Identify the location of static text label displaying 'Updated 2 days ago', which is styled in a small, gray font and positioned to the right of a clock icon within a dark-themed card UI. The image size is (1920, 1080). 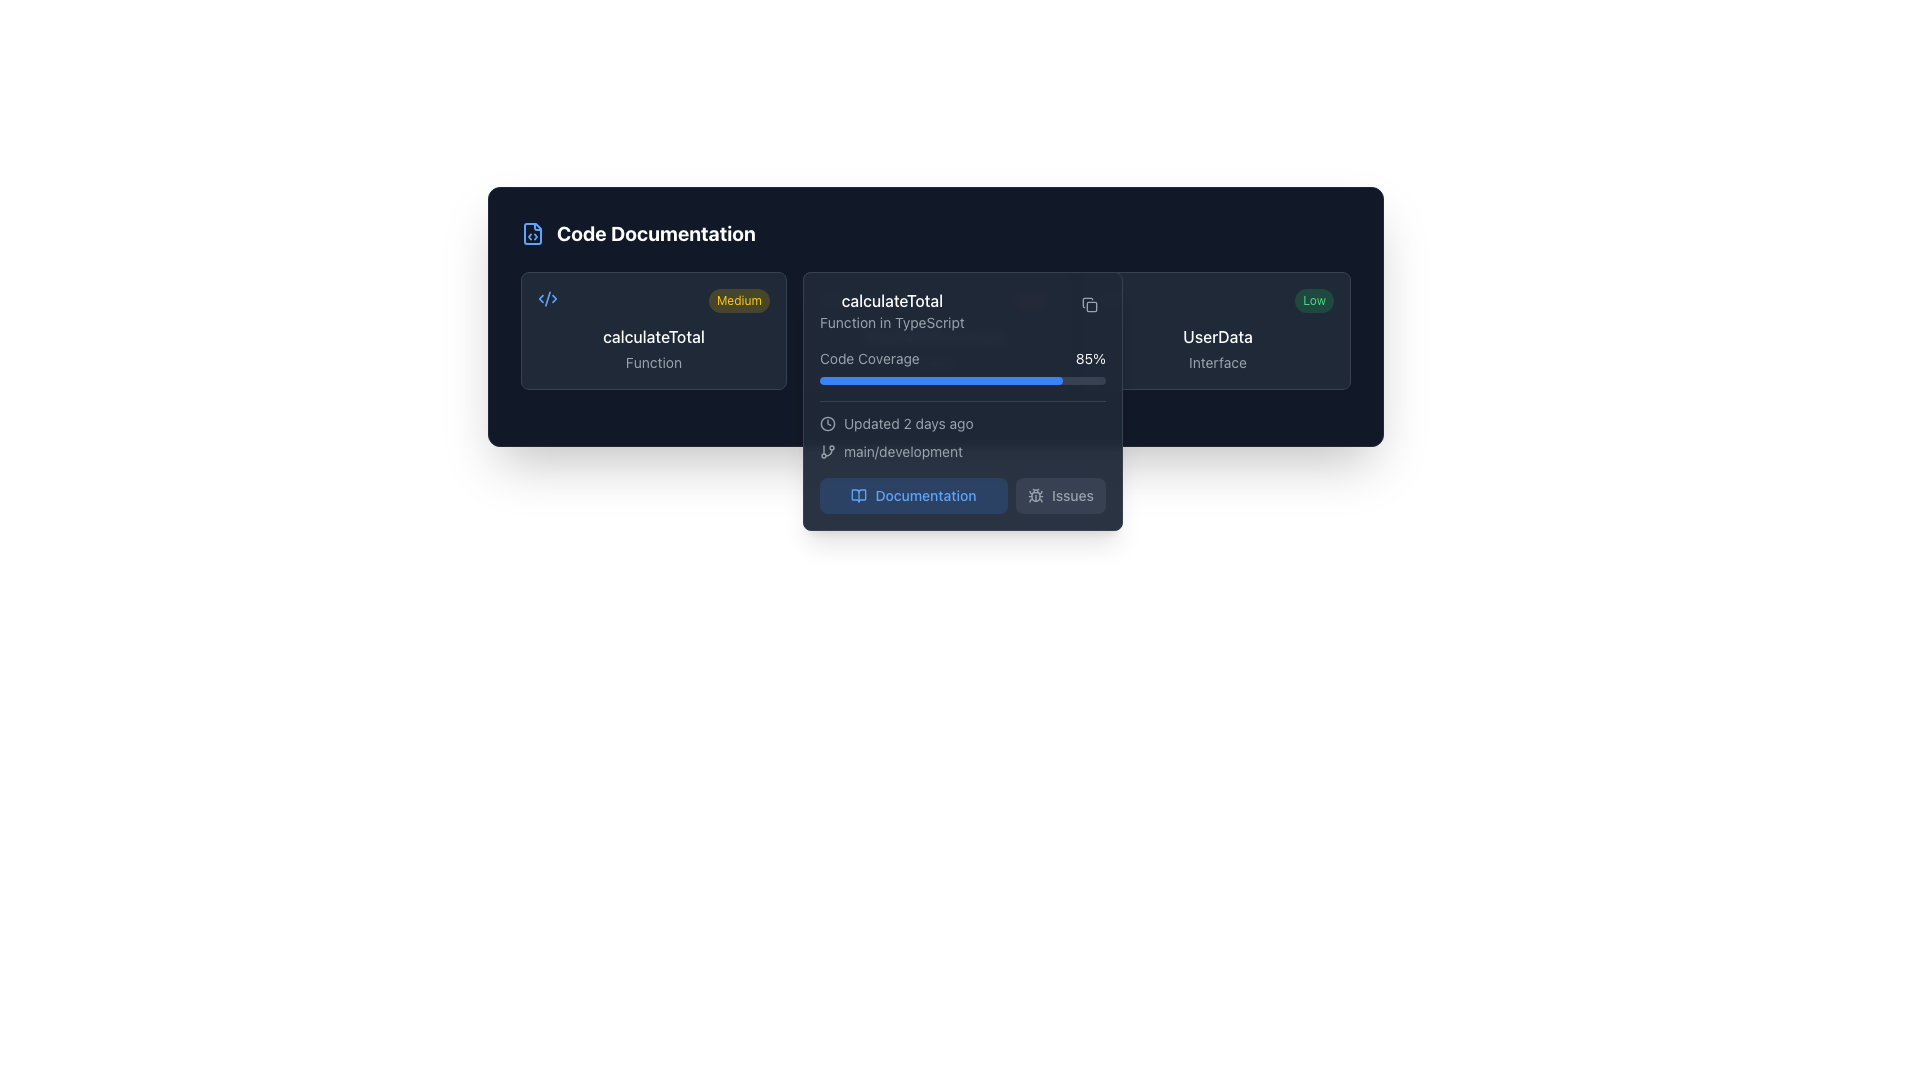
(907, 423).